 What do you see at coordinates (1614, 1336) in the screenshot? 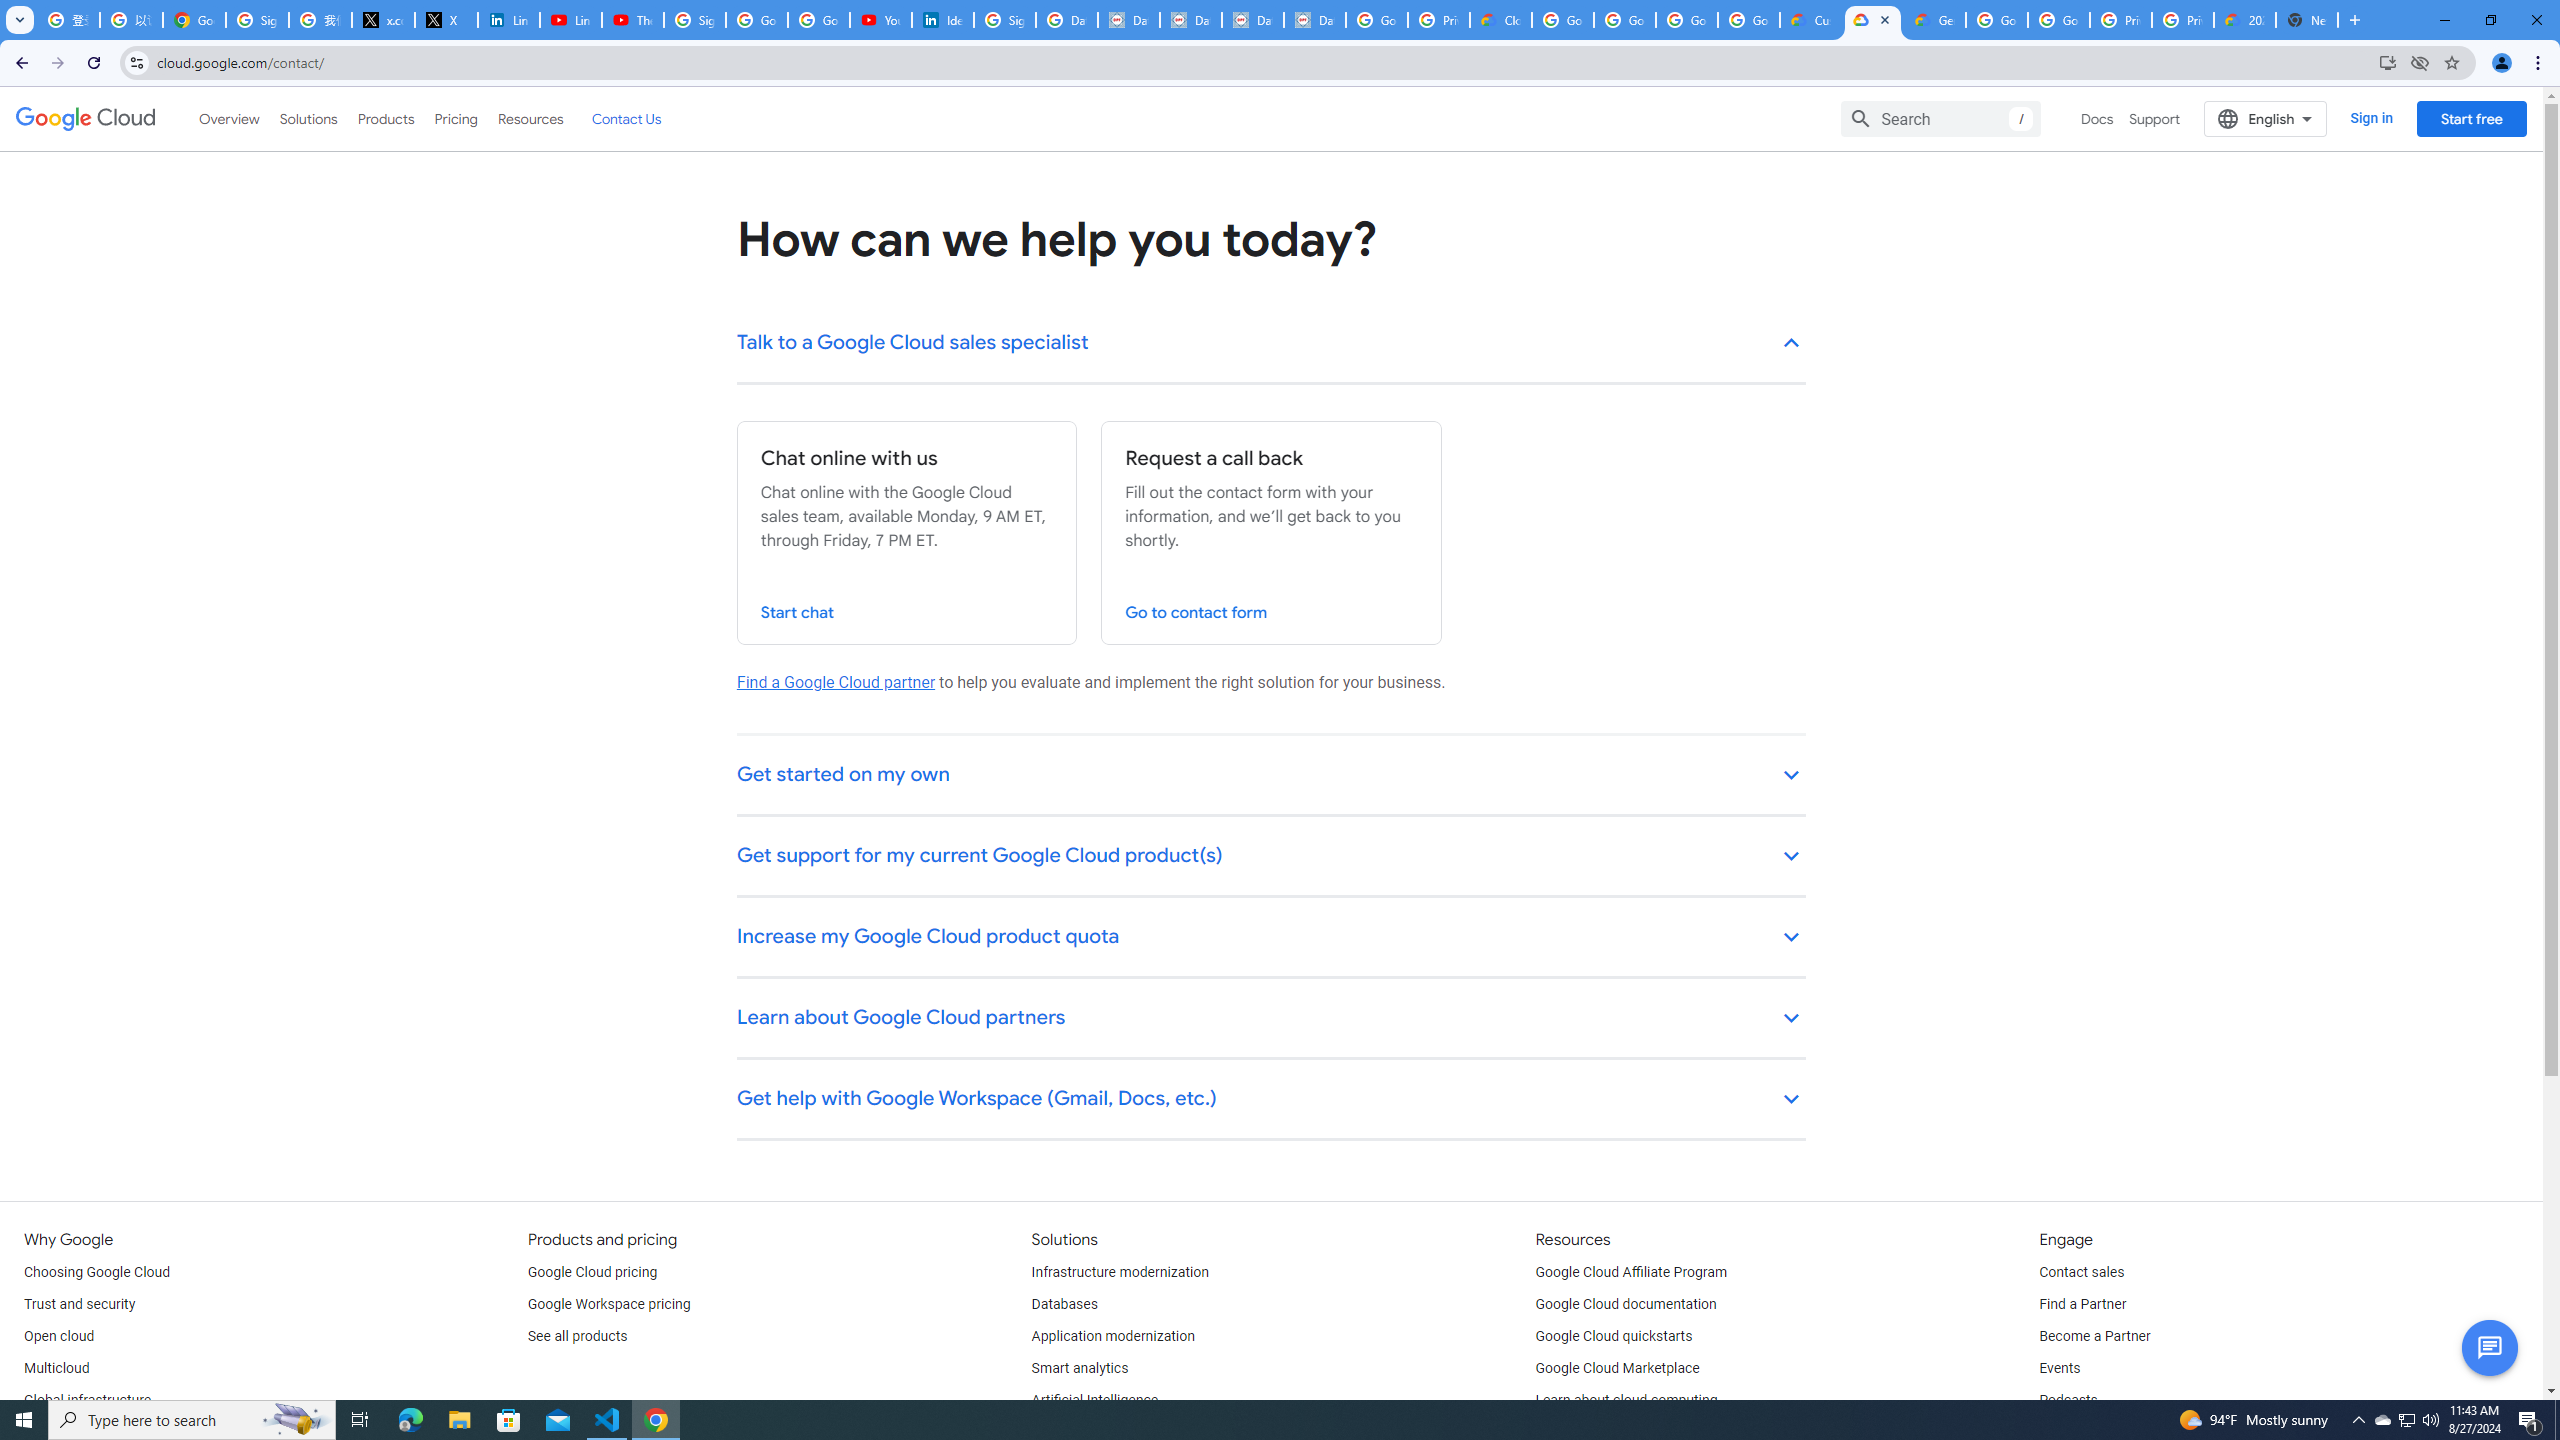
I see `'Google Cloud quickstarts'` at bounding box center [1614, 1336].